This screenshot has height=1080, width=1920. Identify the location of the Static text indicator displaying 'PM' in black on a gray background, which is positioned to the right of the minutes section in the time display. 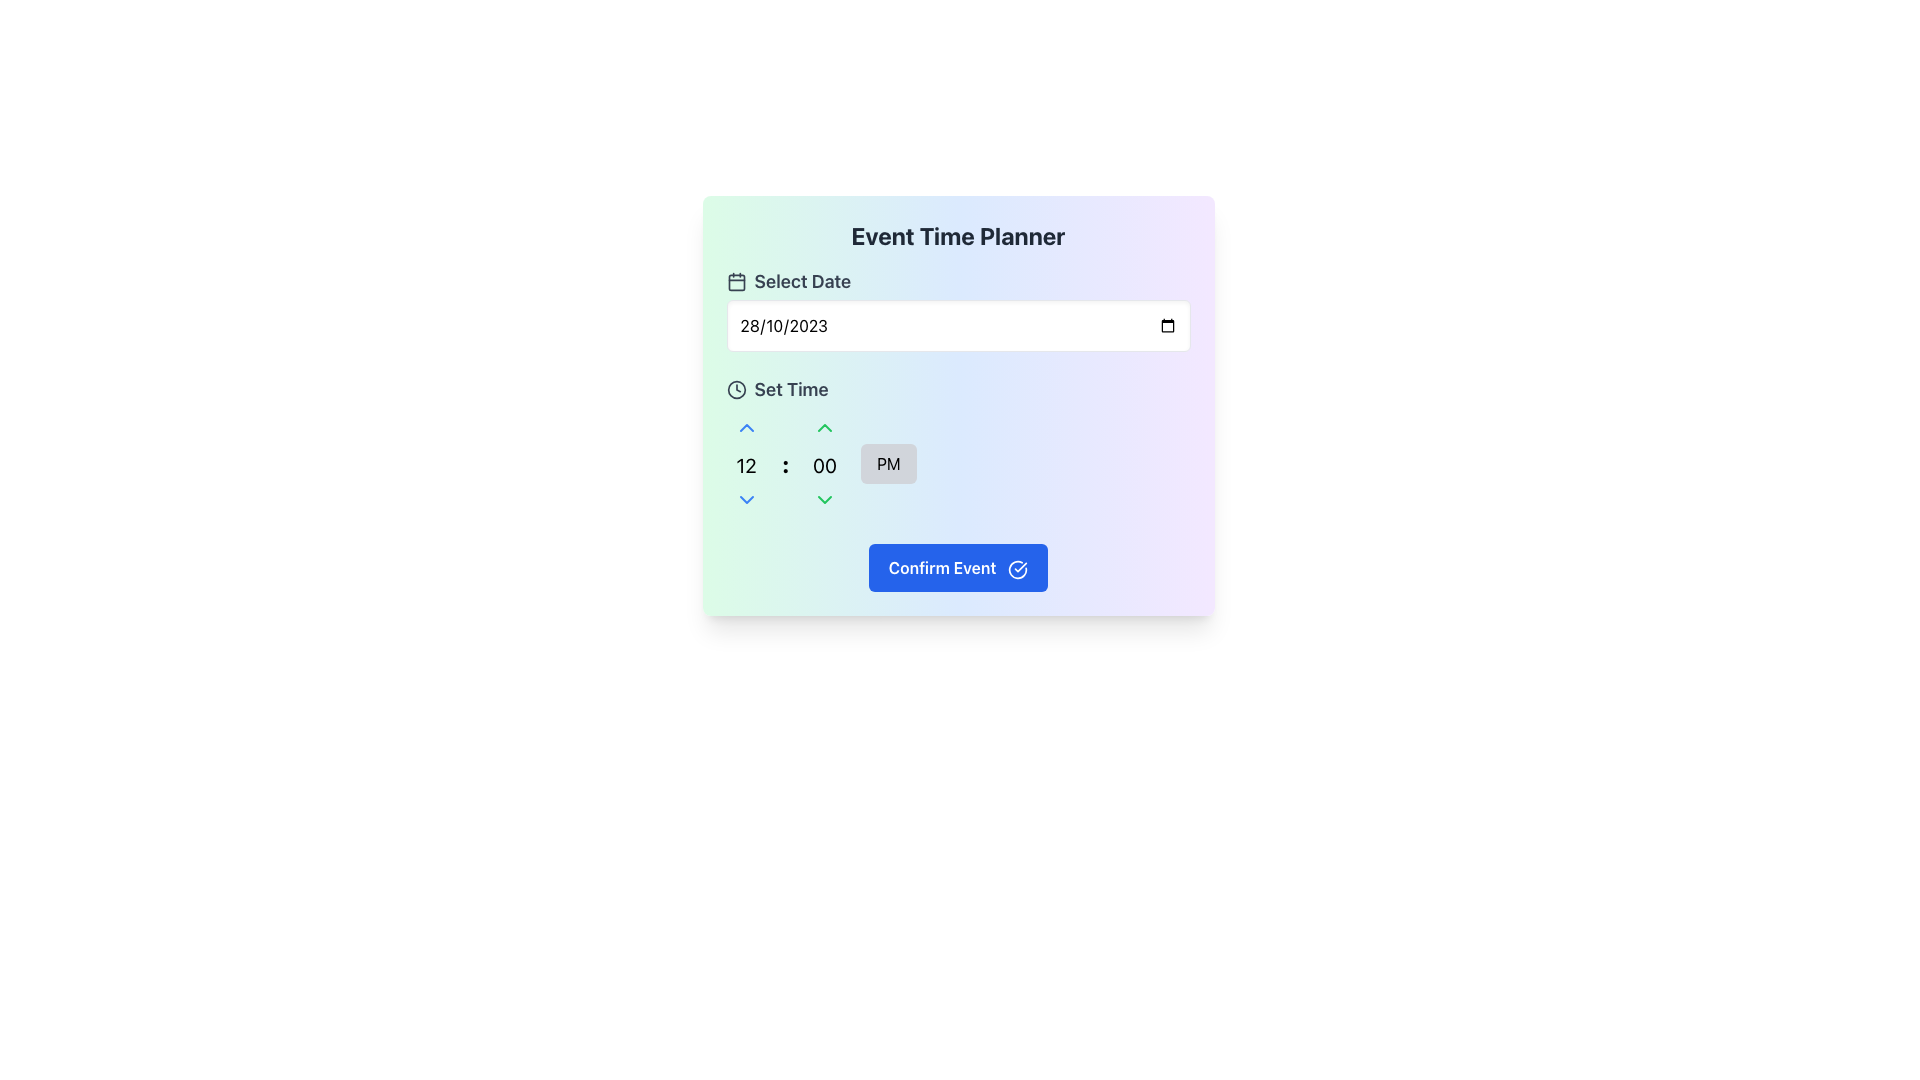
(887, 463).